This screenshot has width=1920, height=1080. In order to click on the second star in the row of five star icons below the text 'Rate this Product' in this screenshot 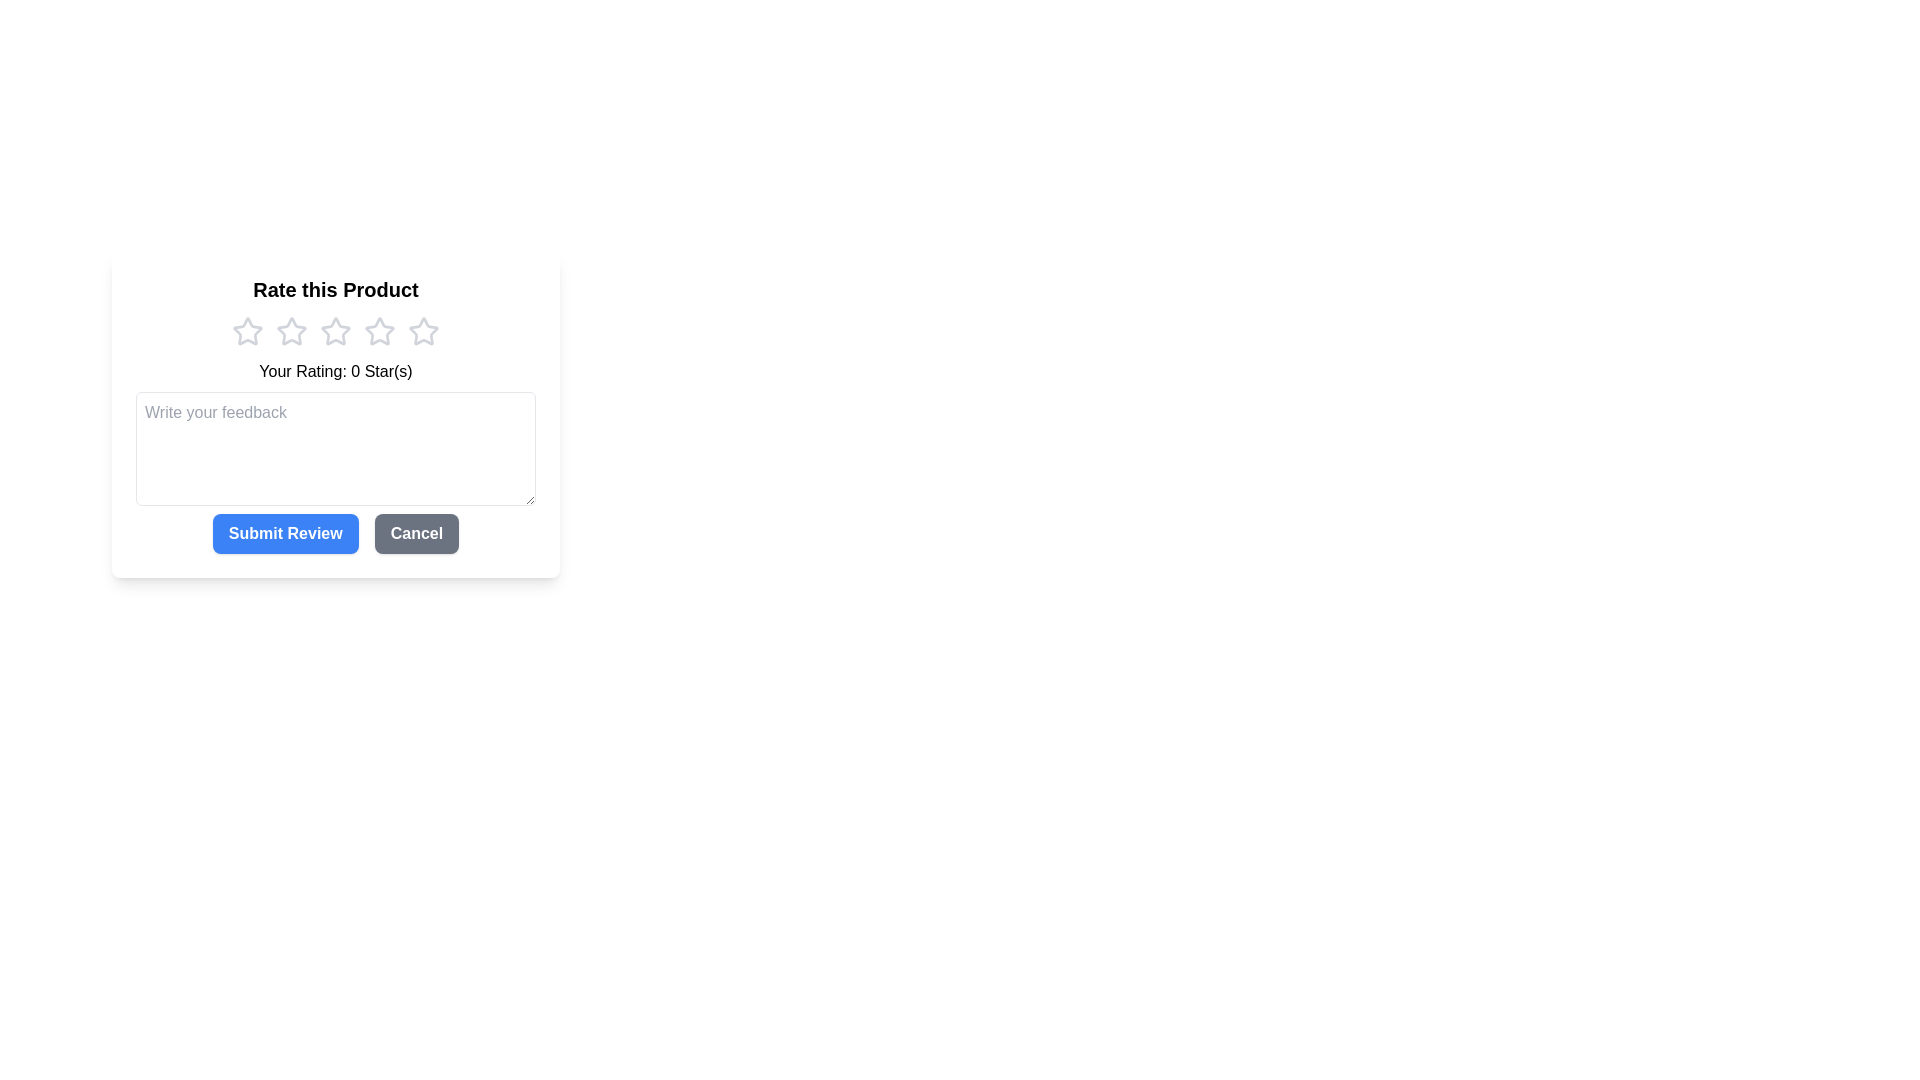, I will do `click(291, 330)`.